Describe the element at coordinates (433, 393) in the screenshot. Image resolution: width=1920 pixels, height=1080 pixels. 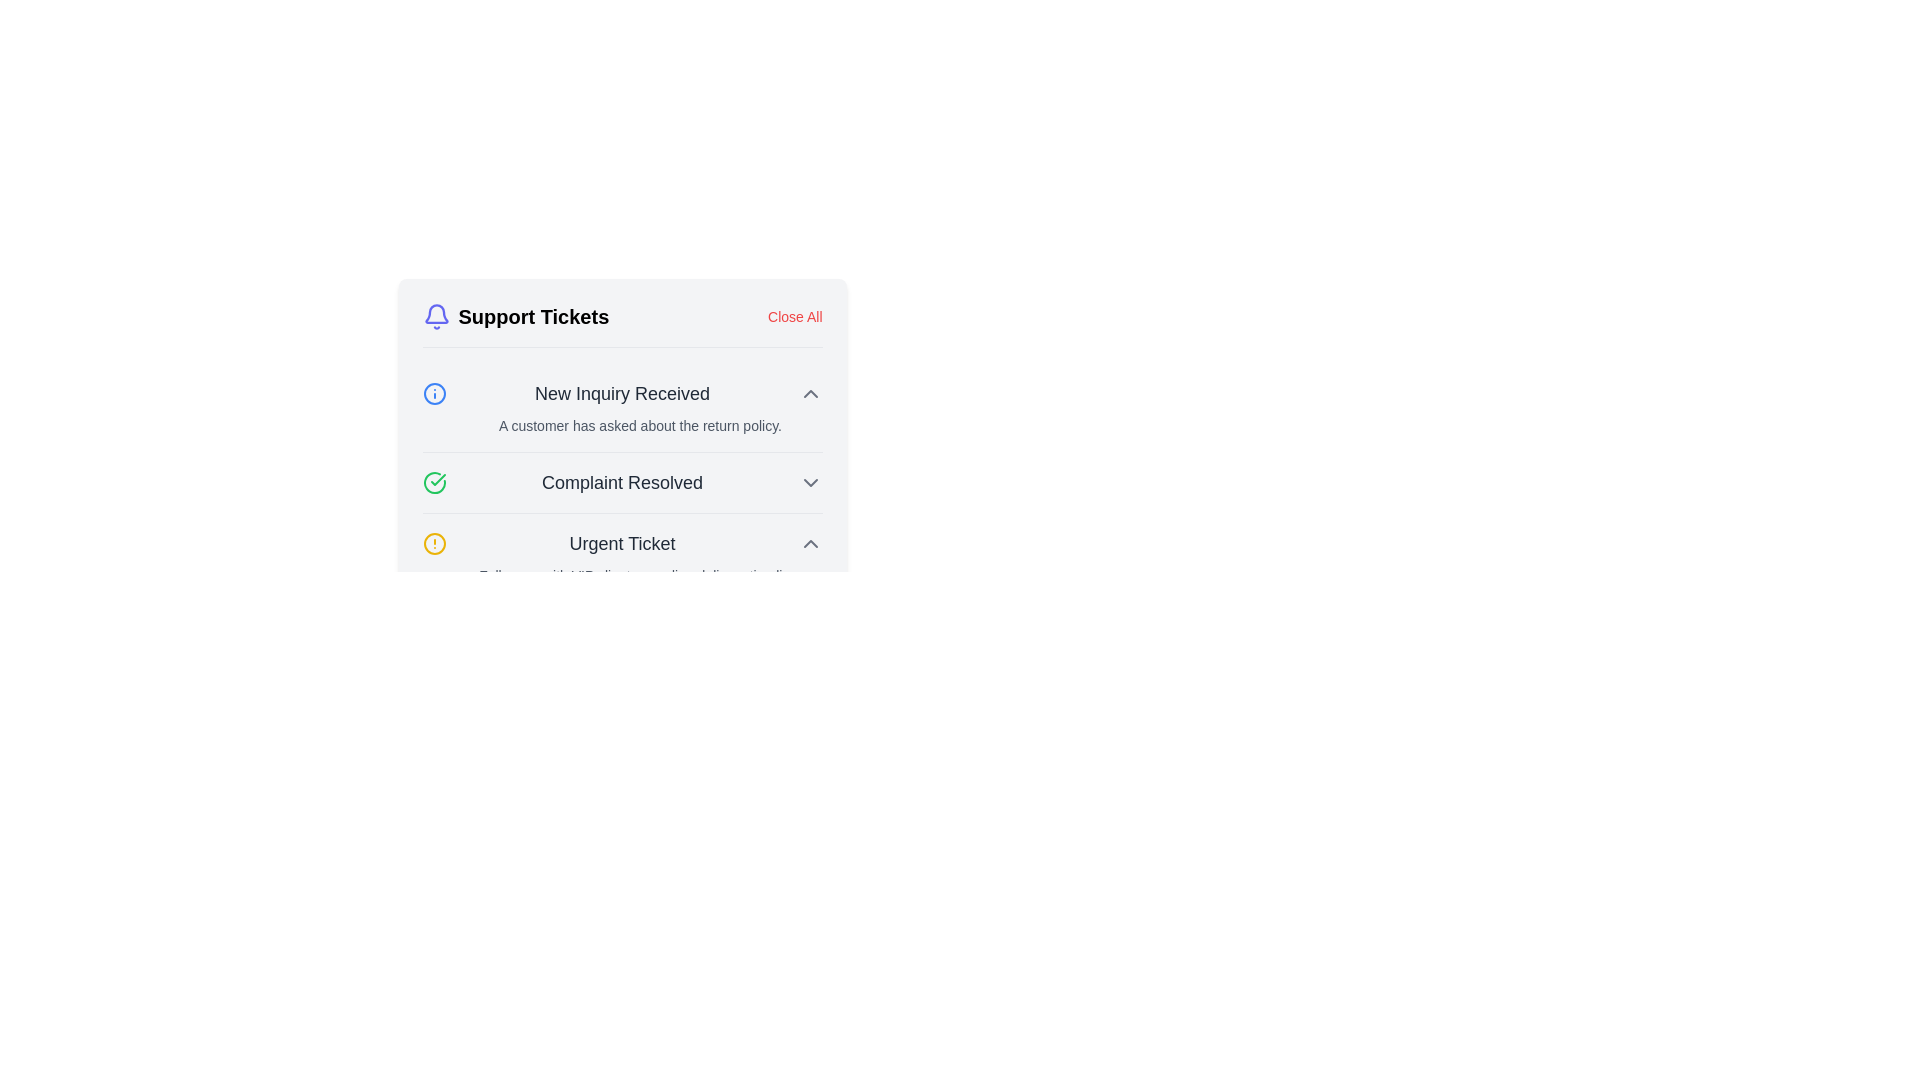
I see `the icon indicating the 'New Inquiry Received' notification, which is positioned to the left of the notification text` at that location.